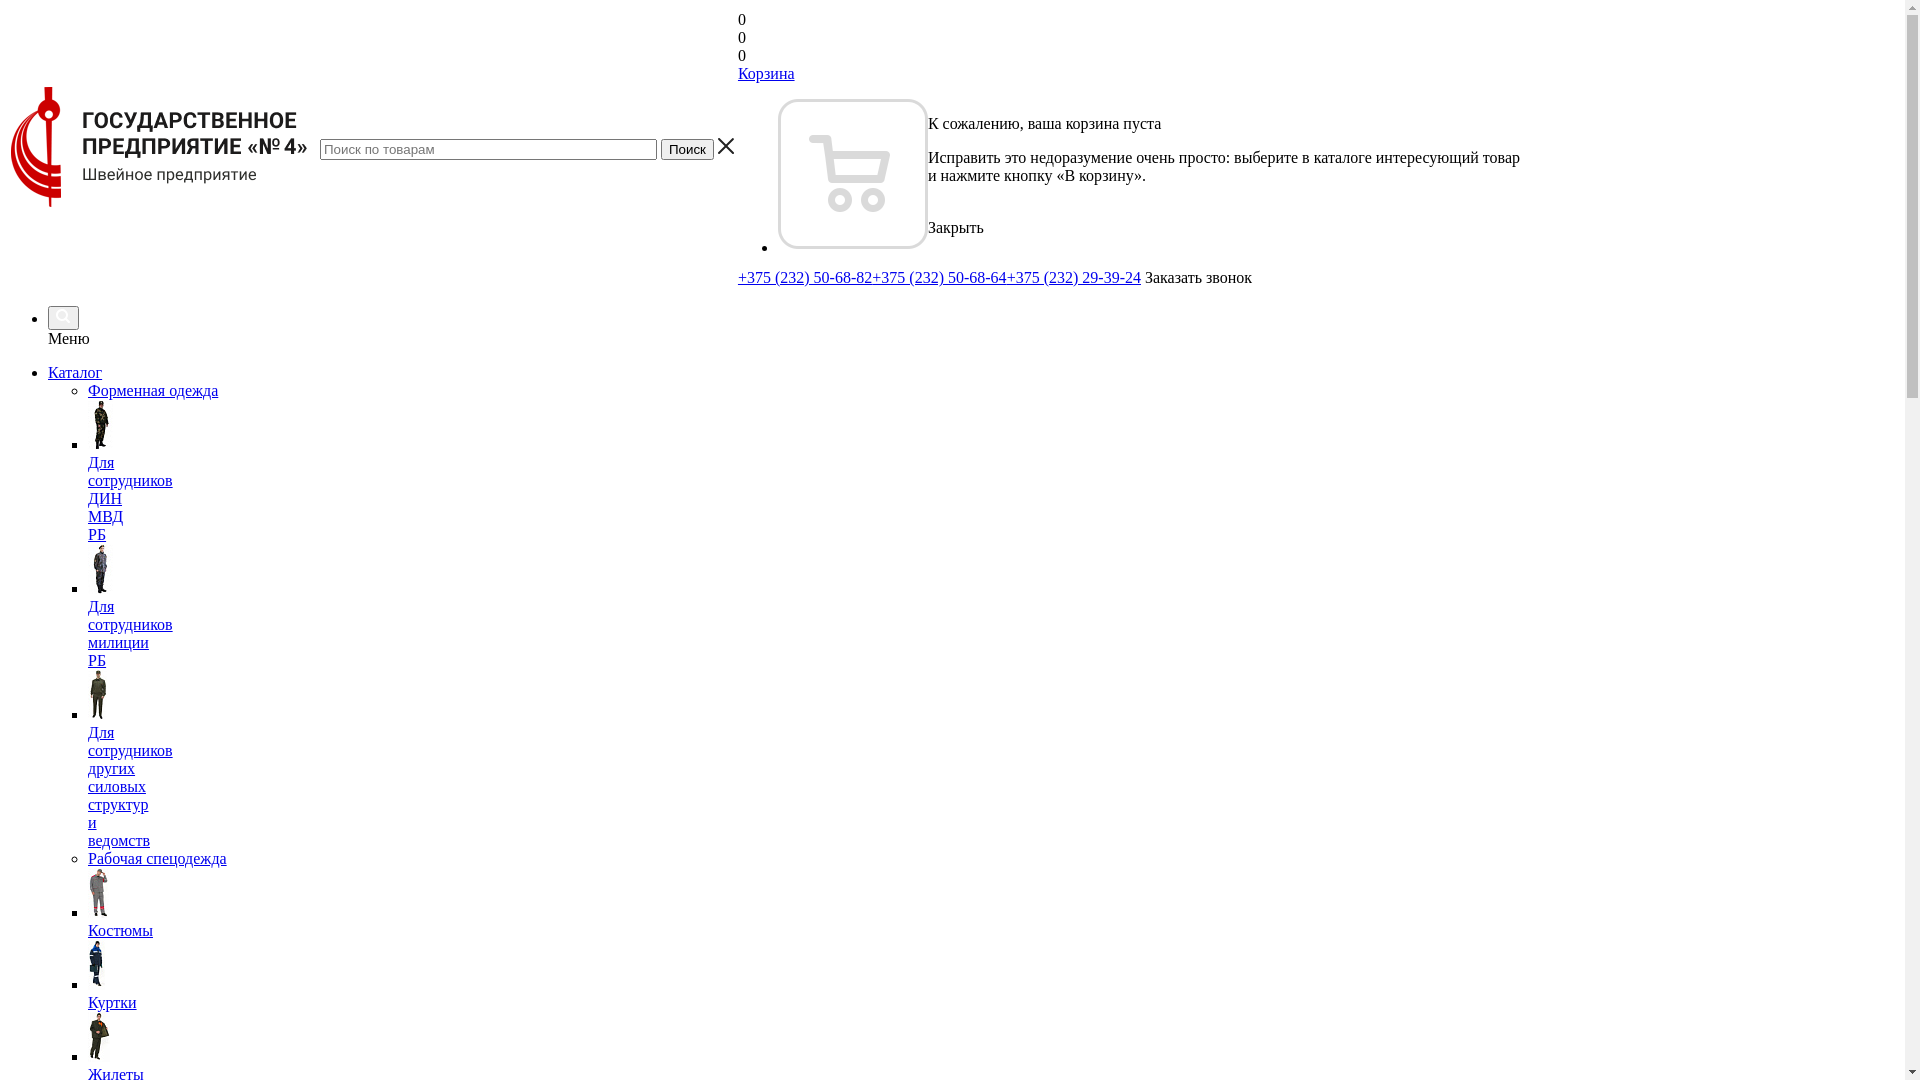 The width and height of the screenshot is (1920, 1080). What do you see at coordinates (938, 277) in the screenshot?
I see `'+375 (232) 50-68-64'` at bounding box center [938, 277].